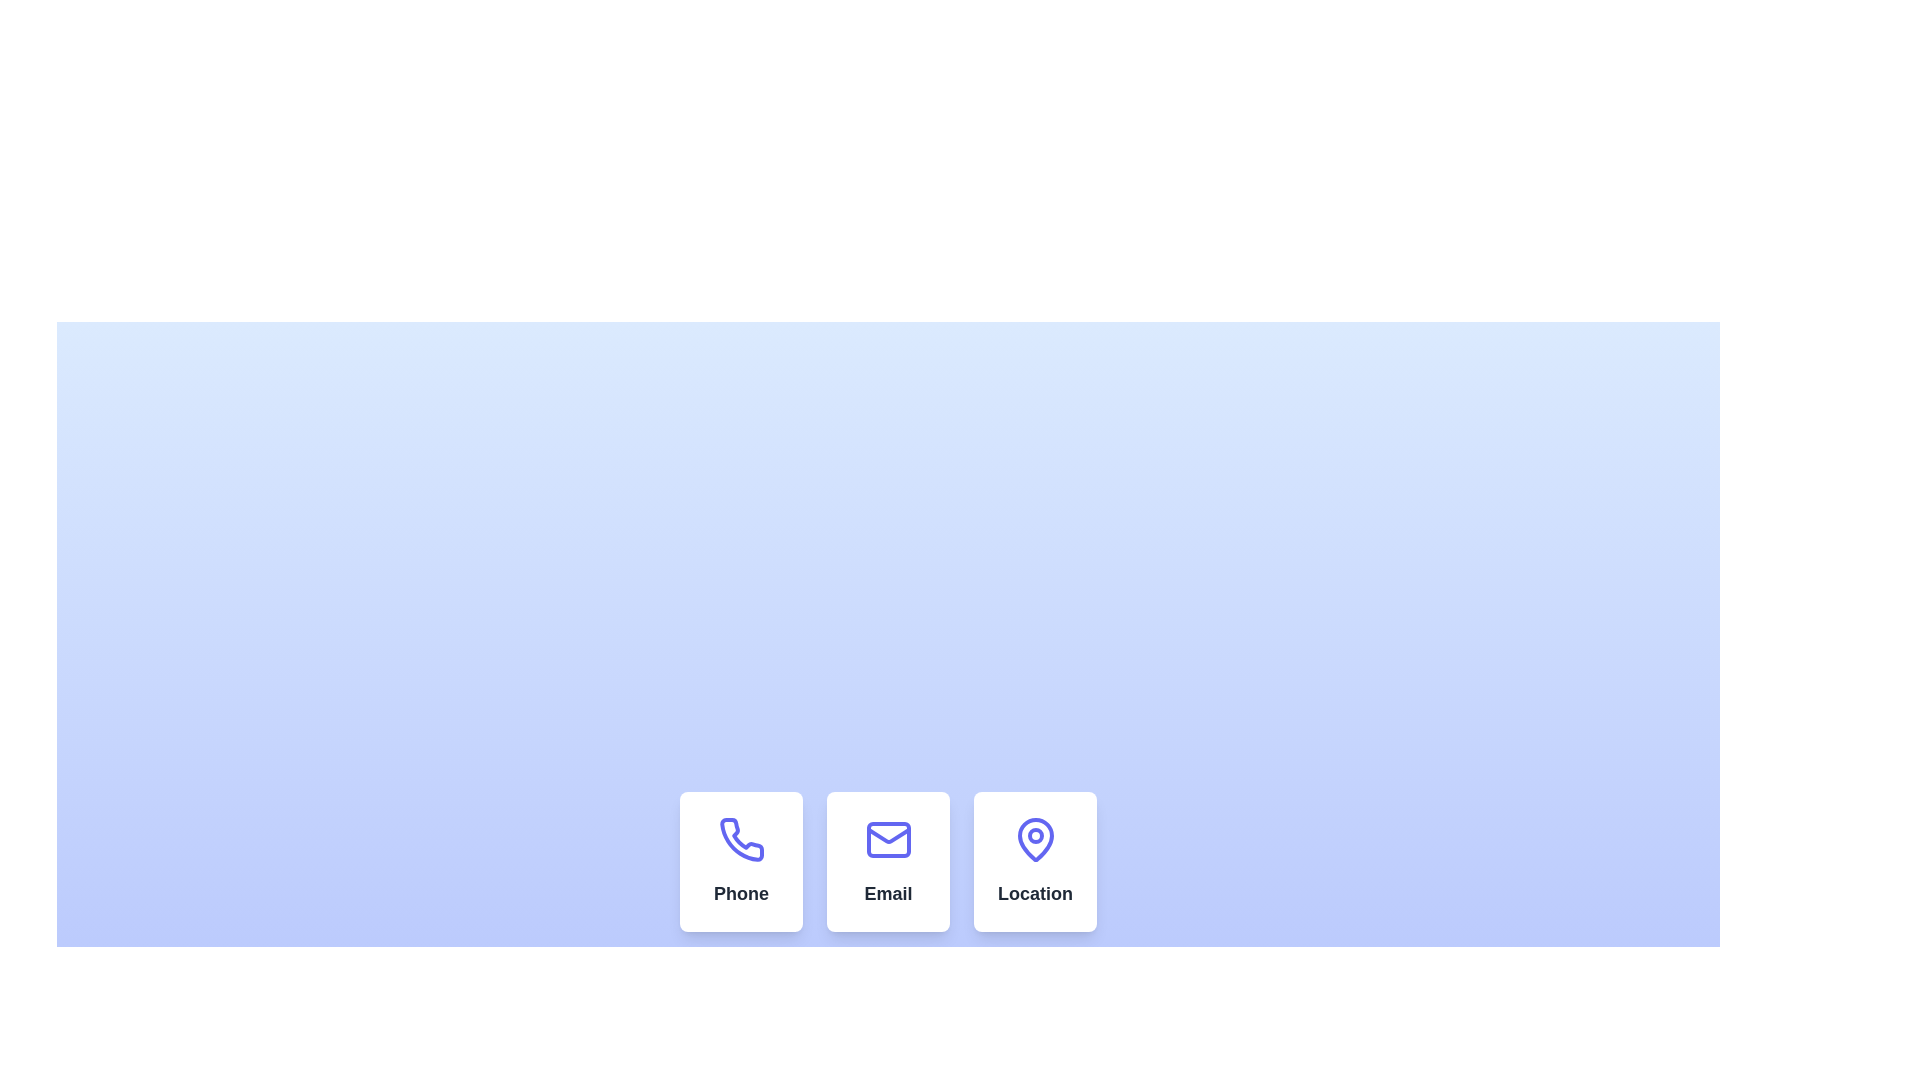 The height and width of the screenshot is (1080, 1920). What do you see at coordinates (740, 840) in the screenshot?
I see `the indigo stylized phone receiver icon located in the center of the first column beneath the 'Phone' text` at bounding box center [740, 840].